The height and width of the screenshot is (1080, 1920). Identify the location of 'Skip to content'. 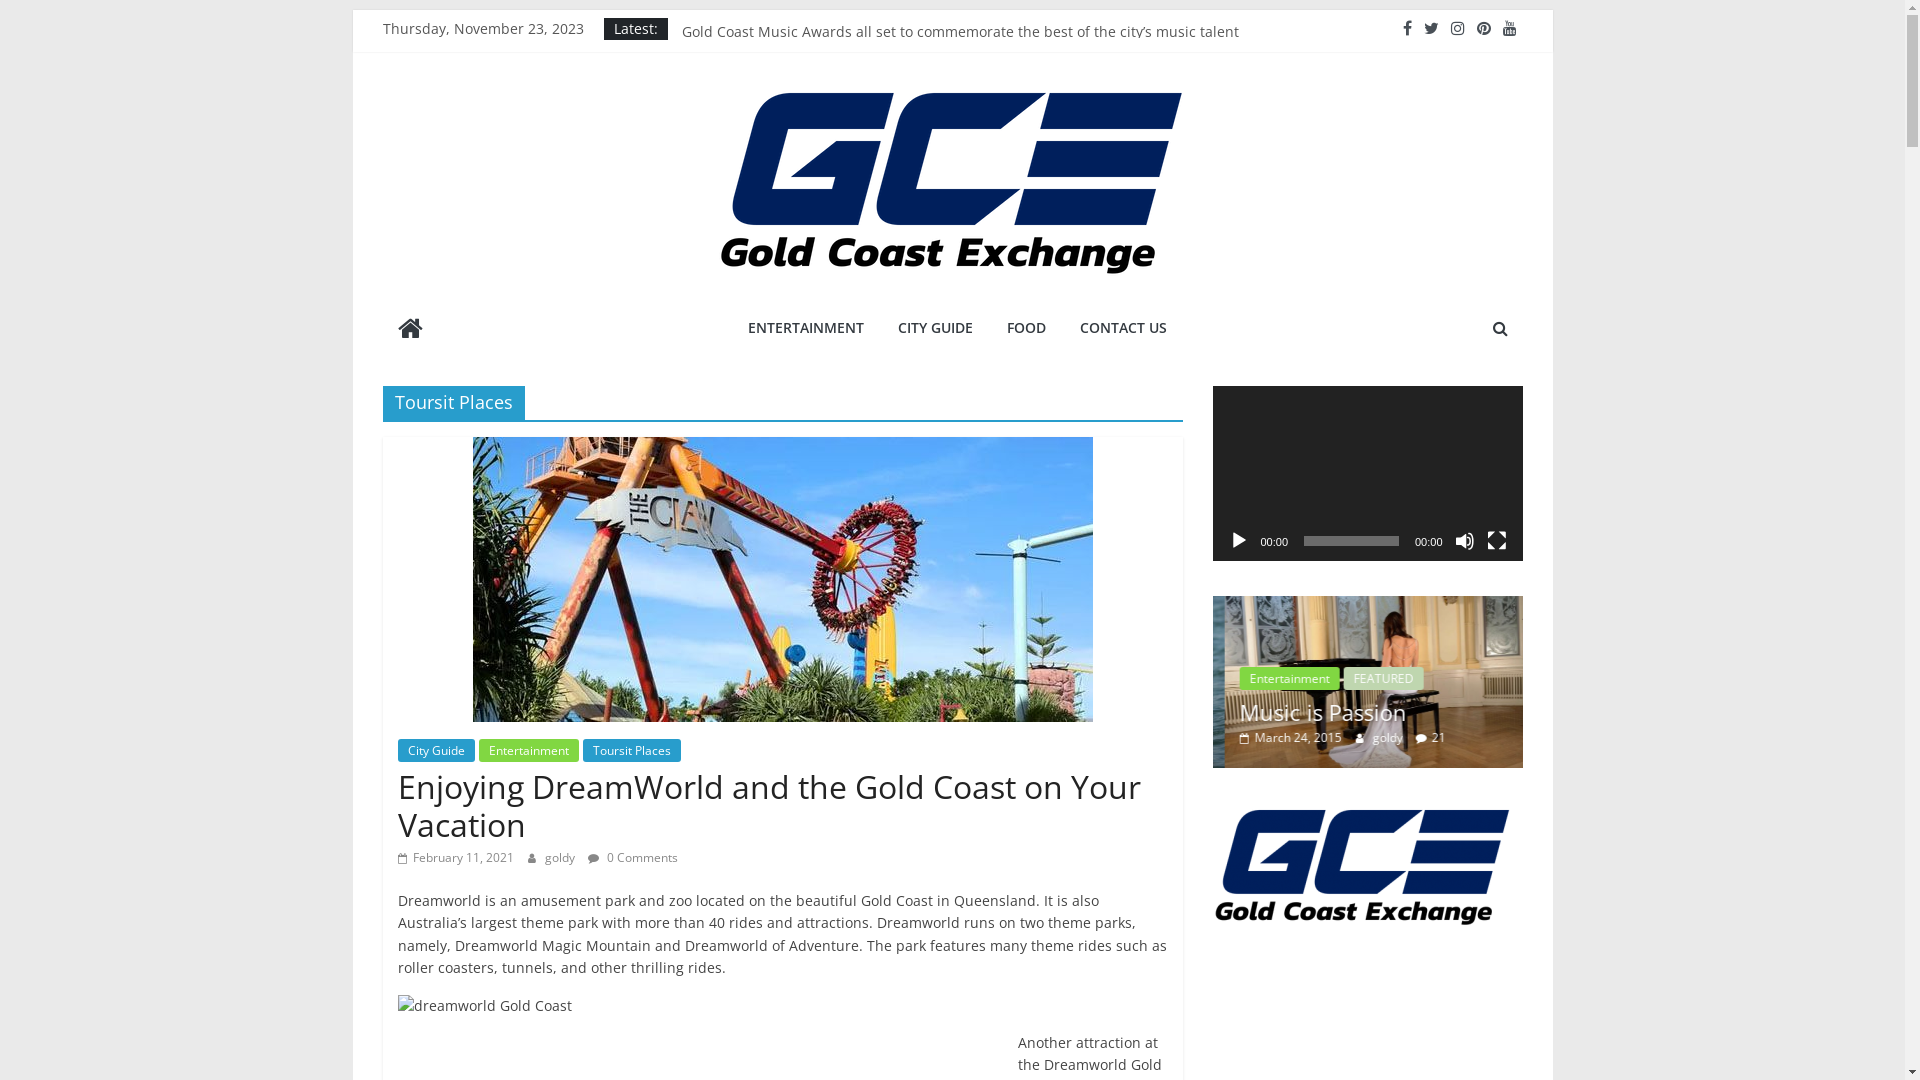
(352, 9).